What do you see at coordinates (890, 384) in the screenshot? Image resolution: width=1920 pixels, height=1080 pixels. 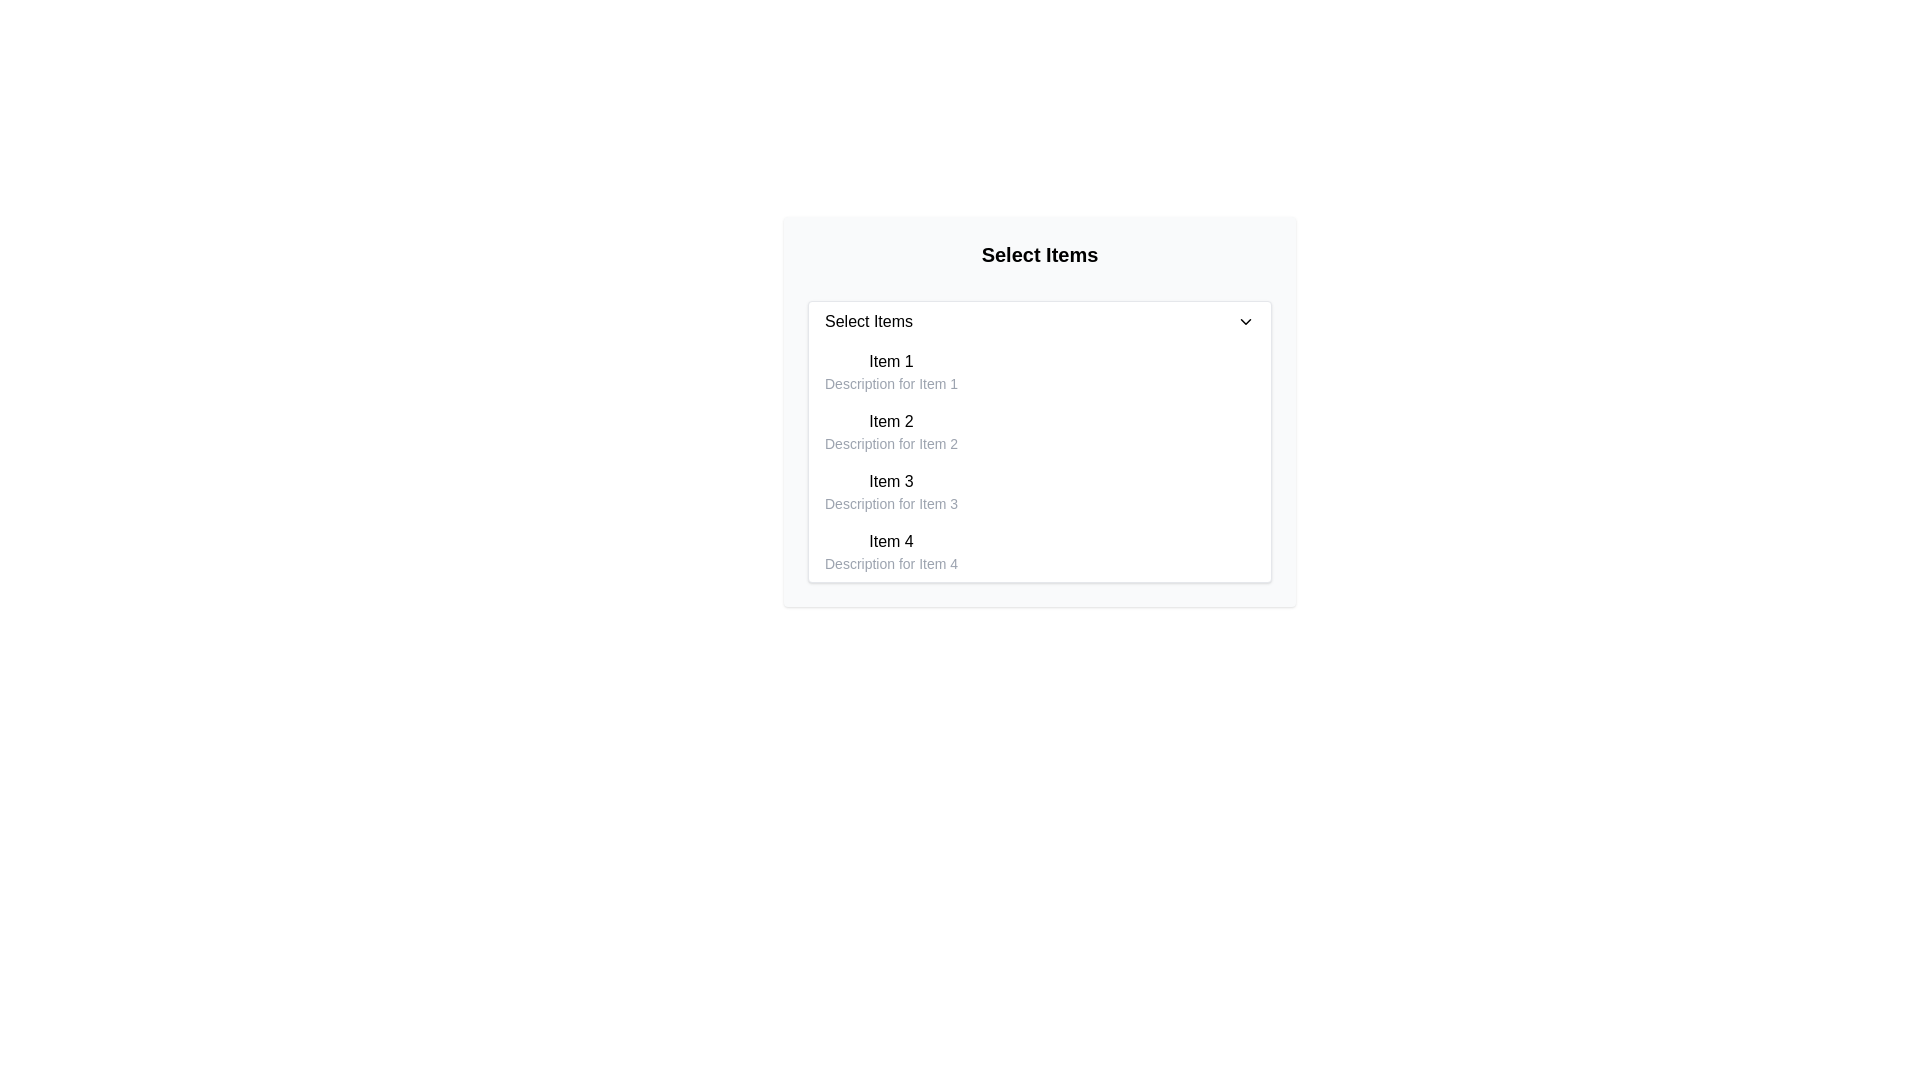 I see `text label that provides additional information about 'Item 1' located under its name in the list` at bounding box center [890, 384].